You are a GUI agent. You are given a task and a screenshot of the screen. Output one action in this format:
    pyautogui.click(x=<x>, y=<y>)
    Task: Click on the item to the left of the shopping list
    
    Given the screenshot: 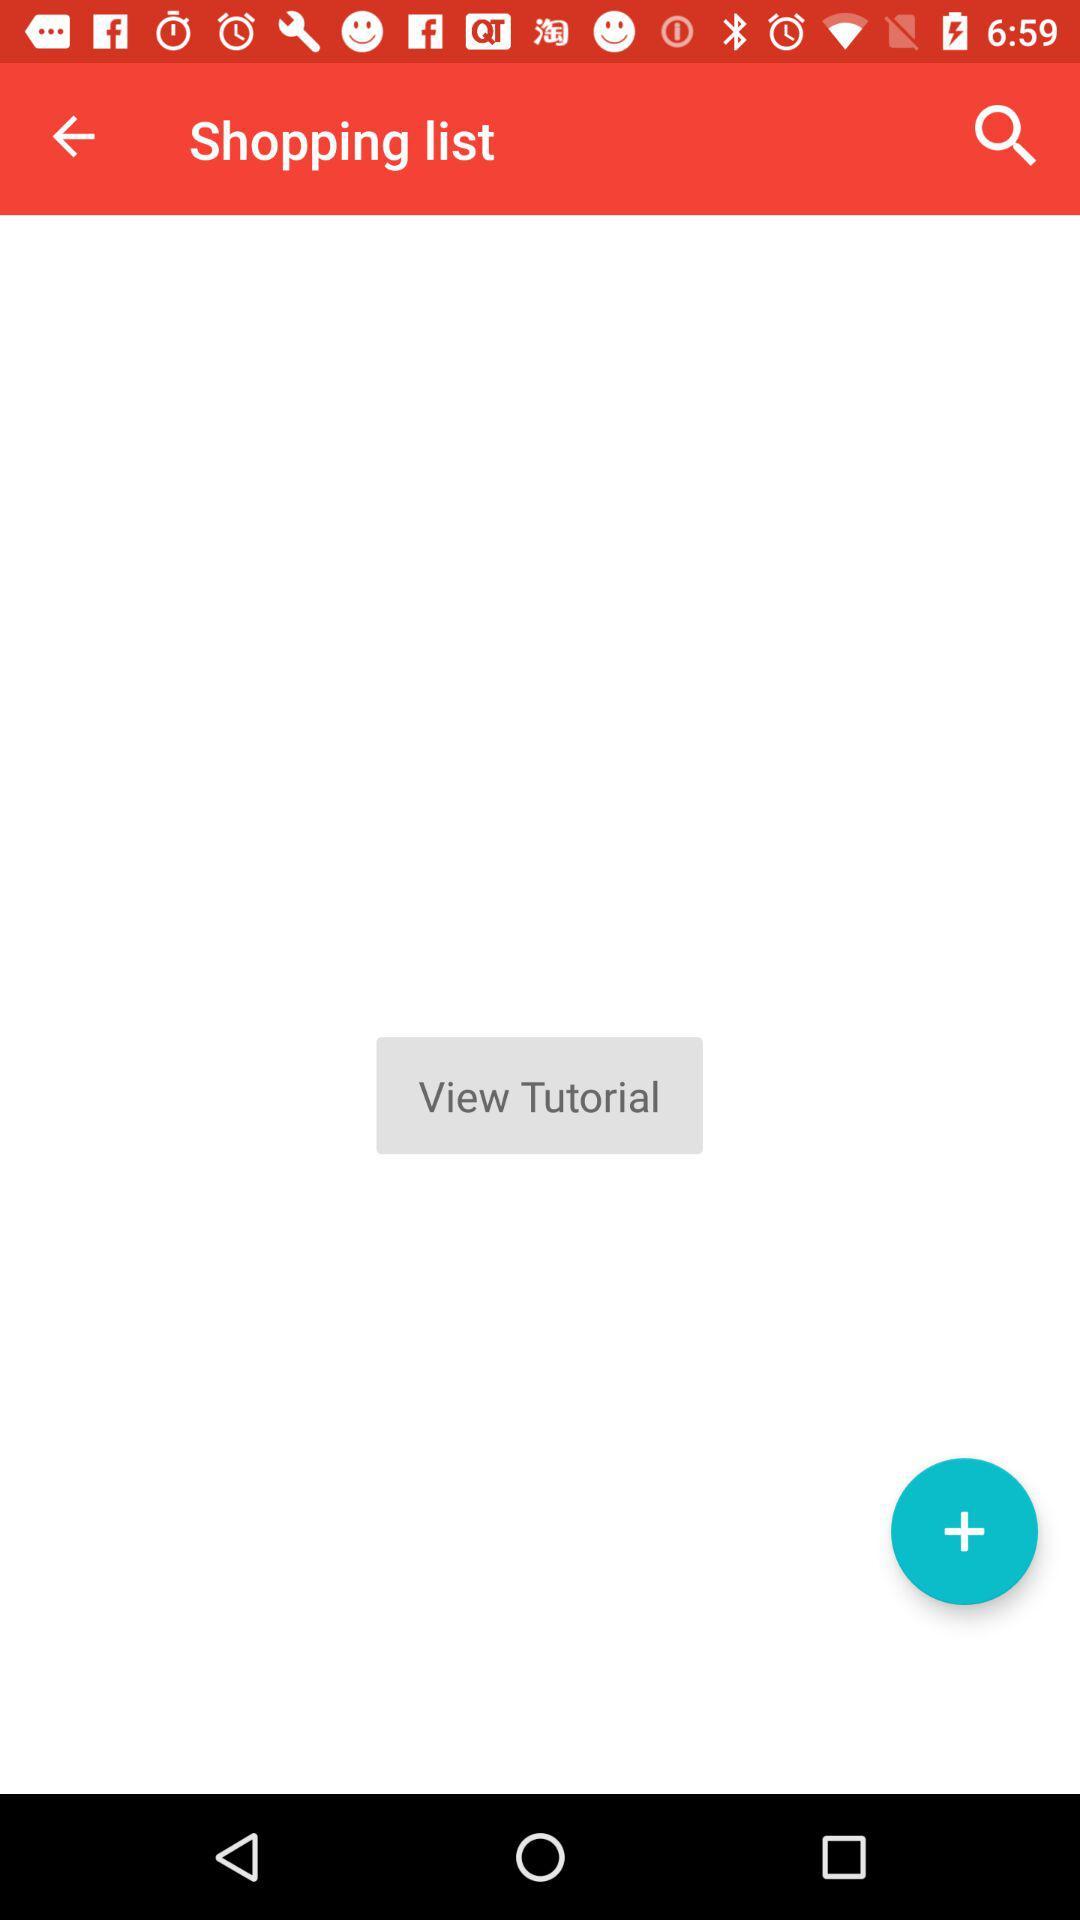 What is the action you would take?
    pyautogui.click(x=72, y=135)
    